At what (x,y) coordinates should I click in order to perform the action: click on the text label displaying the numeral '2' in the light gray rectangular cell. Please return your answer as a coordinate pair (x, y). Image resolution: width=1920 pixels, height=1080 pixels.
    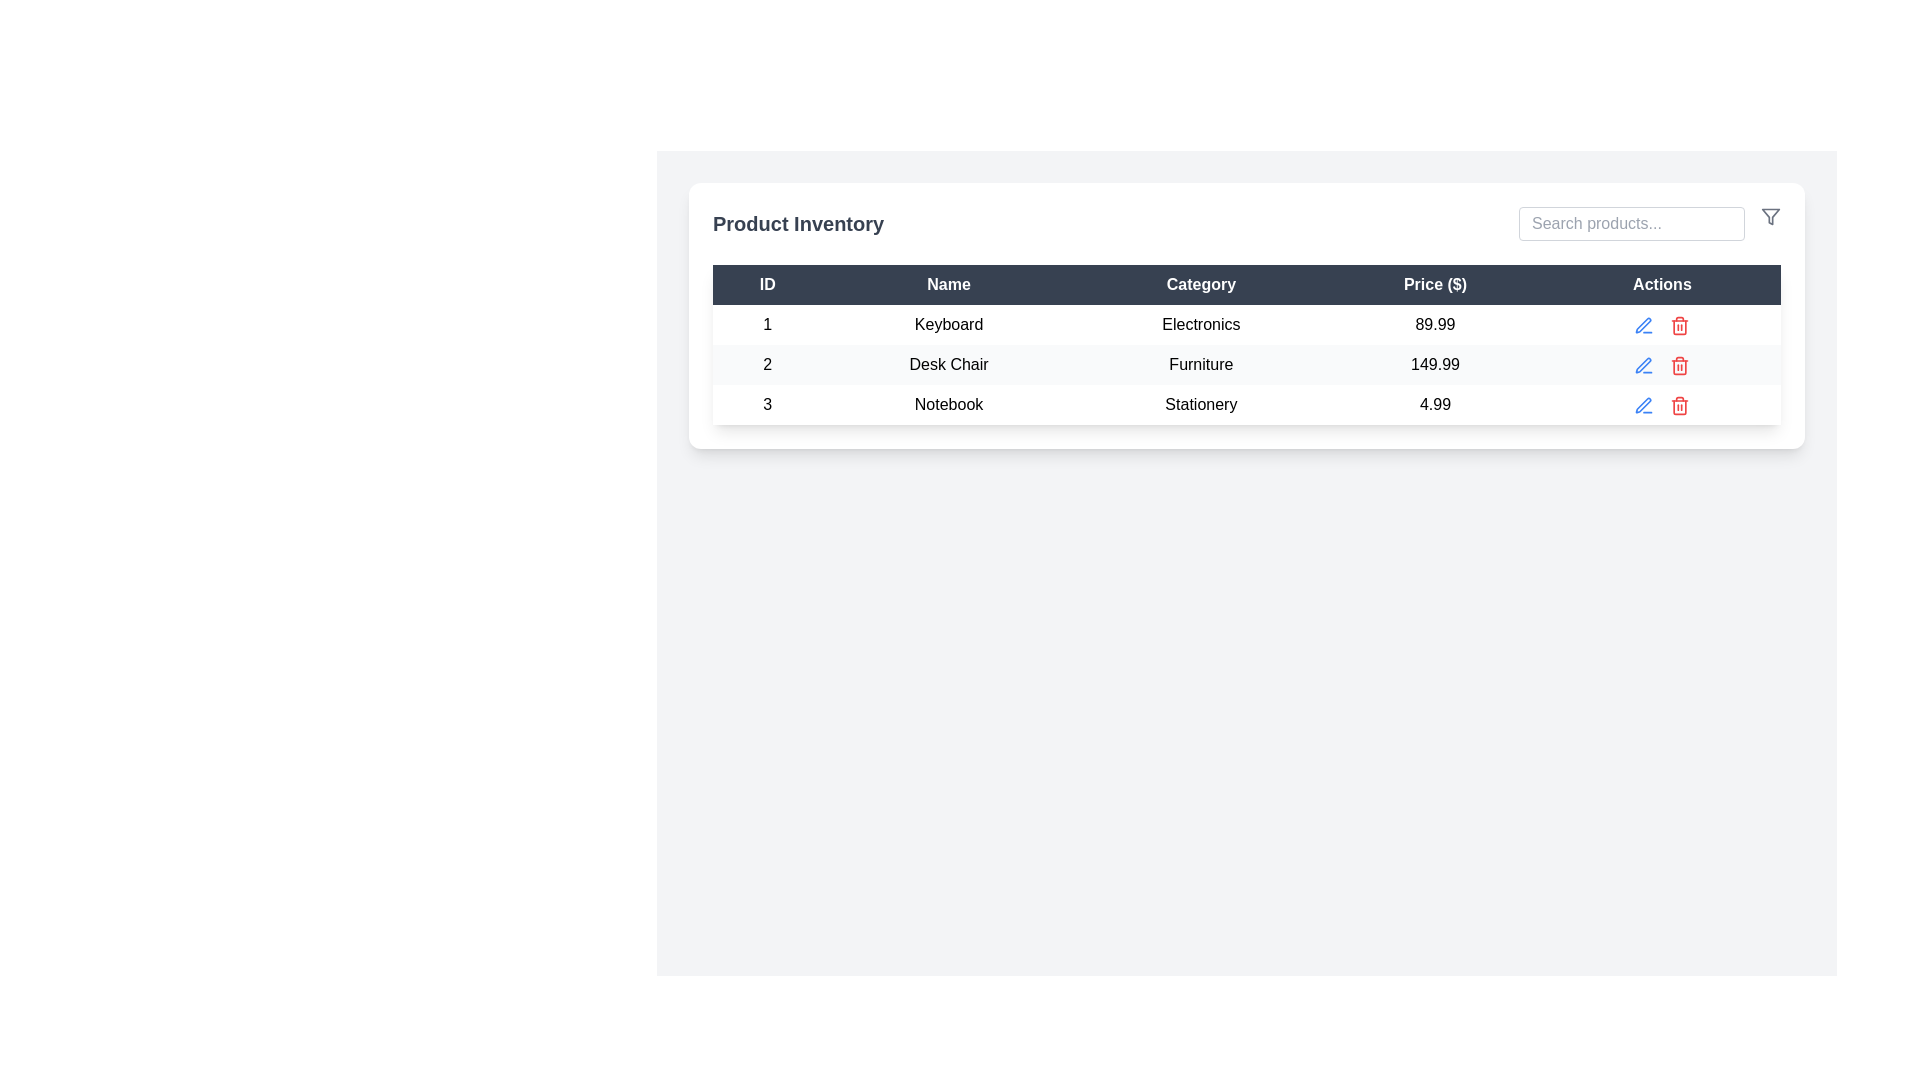
    Looking at the image, I should click on (766, 365).